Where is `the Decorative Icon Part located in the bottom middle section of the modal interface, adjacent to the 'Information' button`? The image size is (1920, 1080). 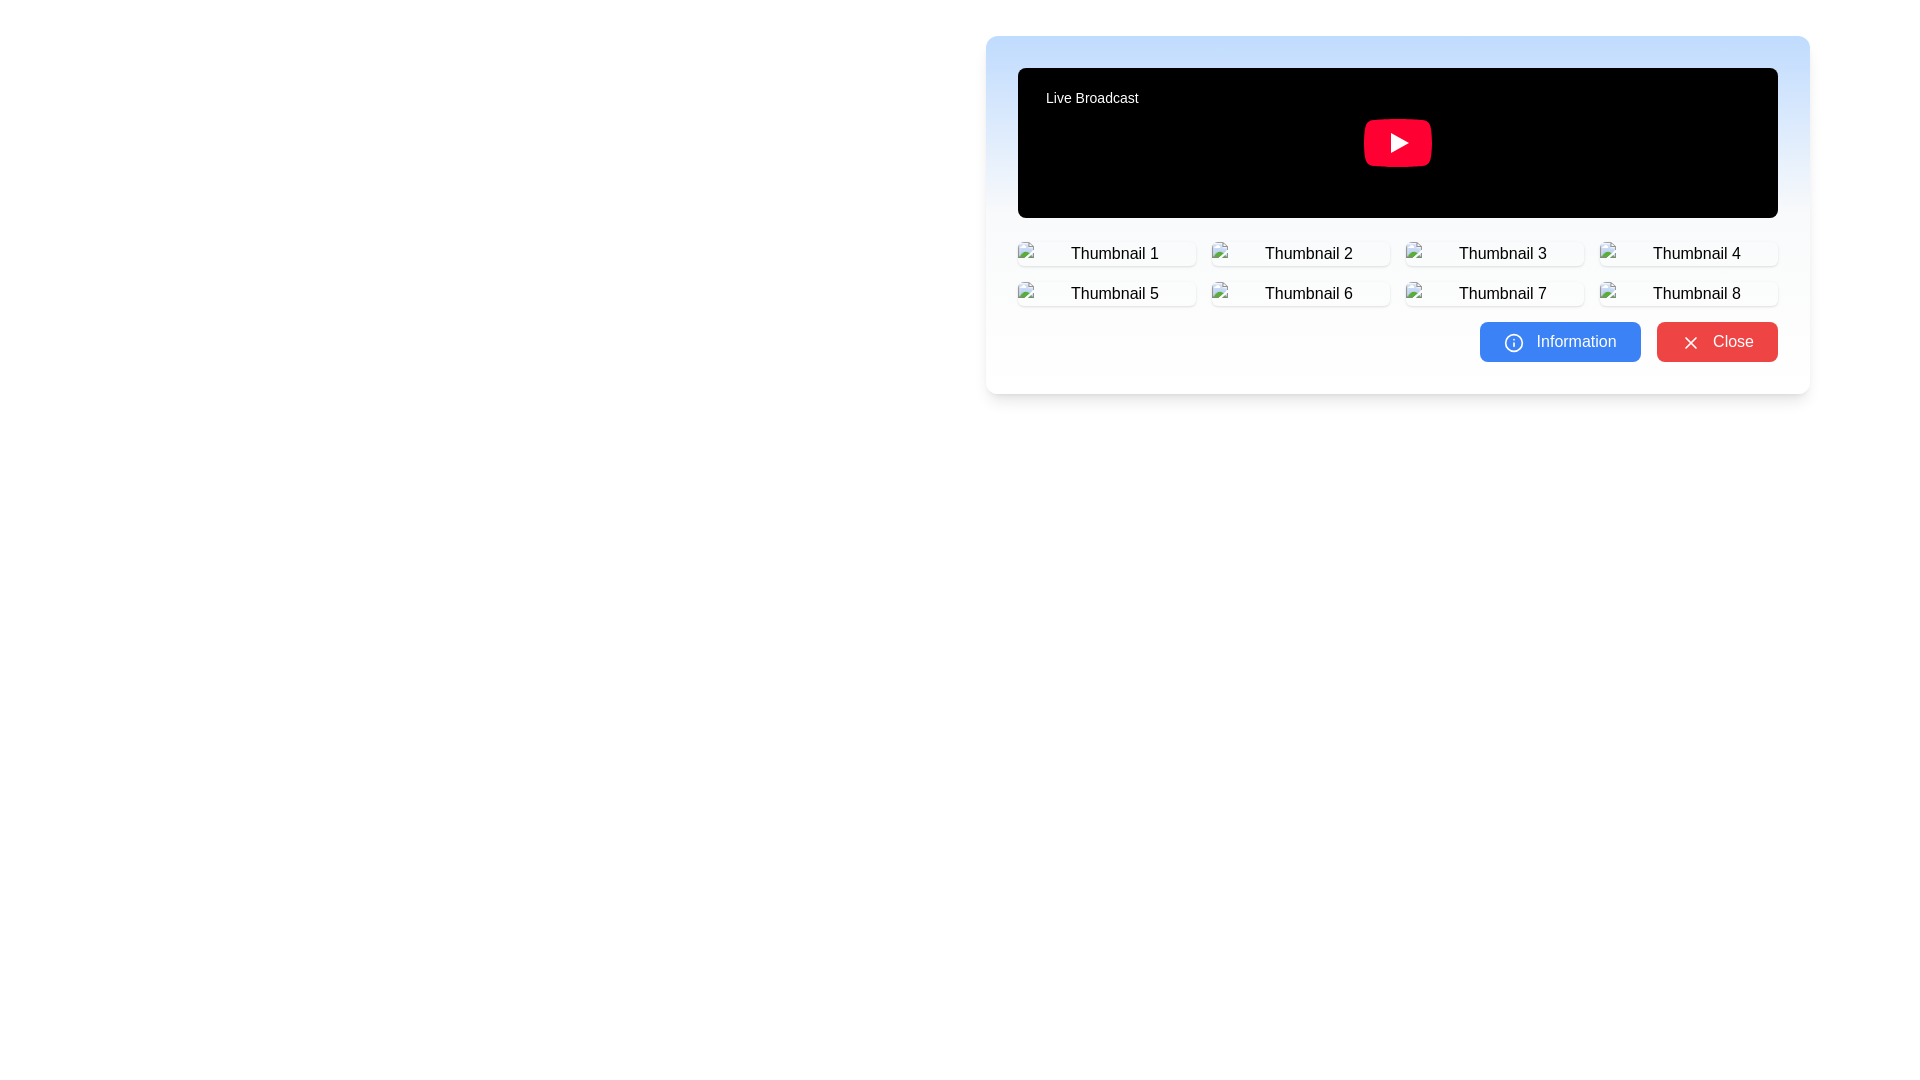
the Decorative Icon Part located in the bottom middle section of the modal interface, adjacent to the 'Information' button is located at coordinates (1514, 341).